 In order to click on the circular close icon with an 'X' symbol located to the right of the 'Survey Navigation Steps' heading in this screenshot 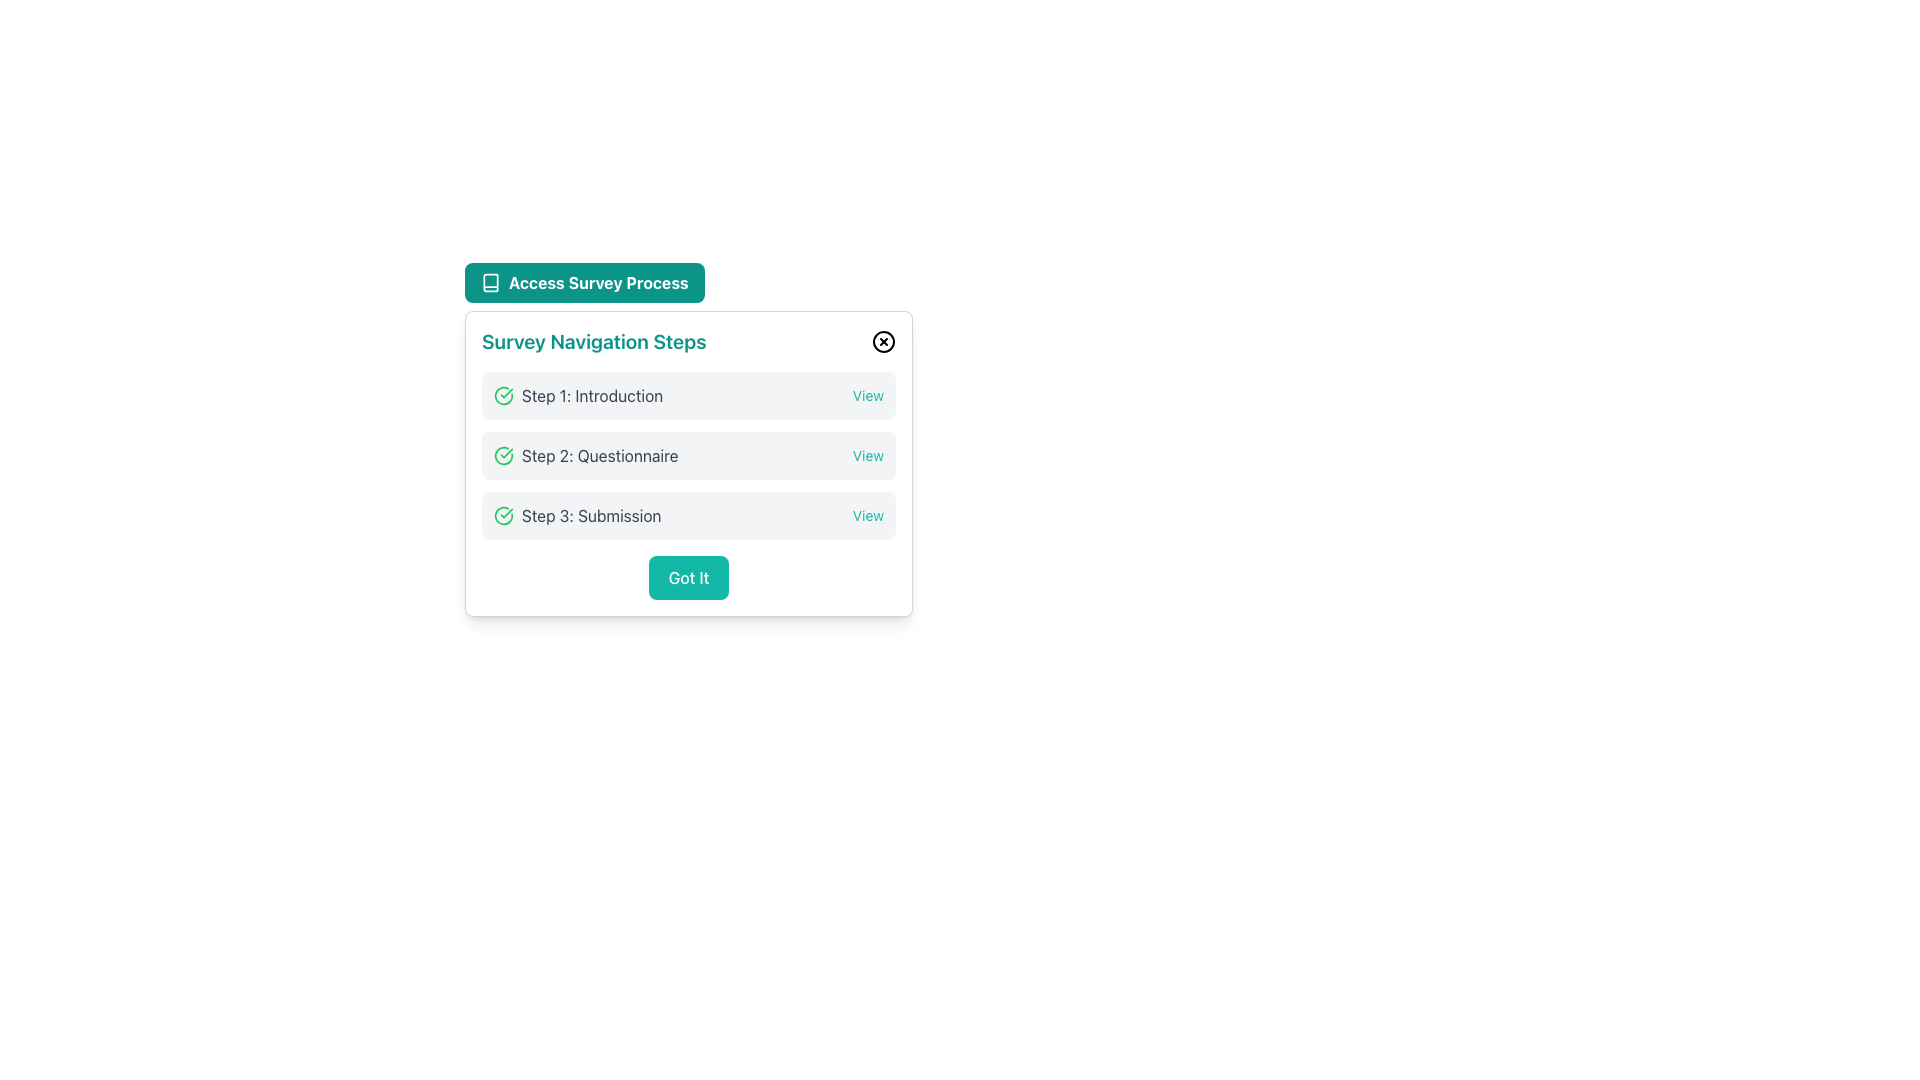, I will do `click(882, 341)`.